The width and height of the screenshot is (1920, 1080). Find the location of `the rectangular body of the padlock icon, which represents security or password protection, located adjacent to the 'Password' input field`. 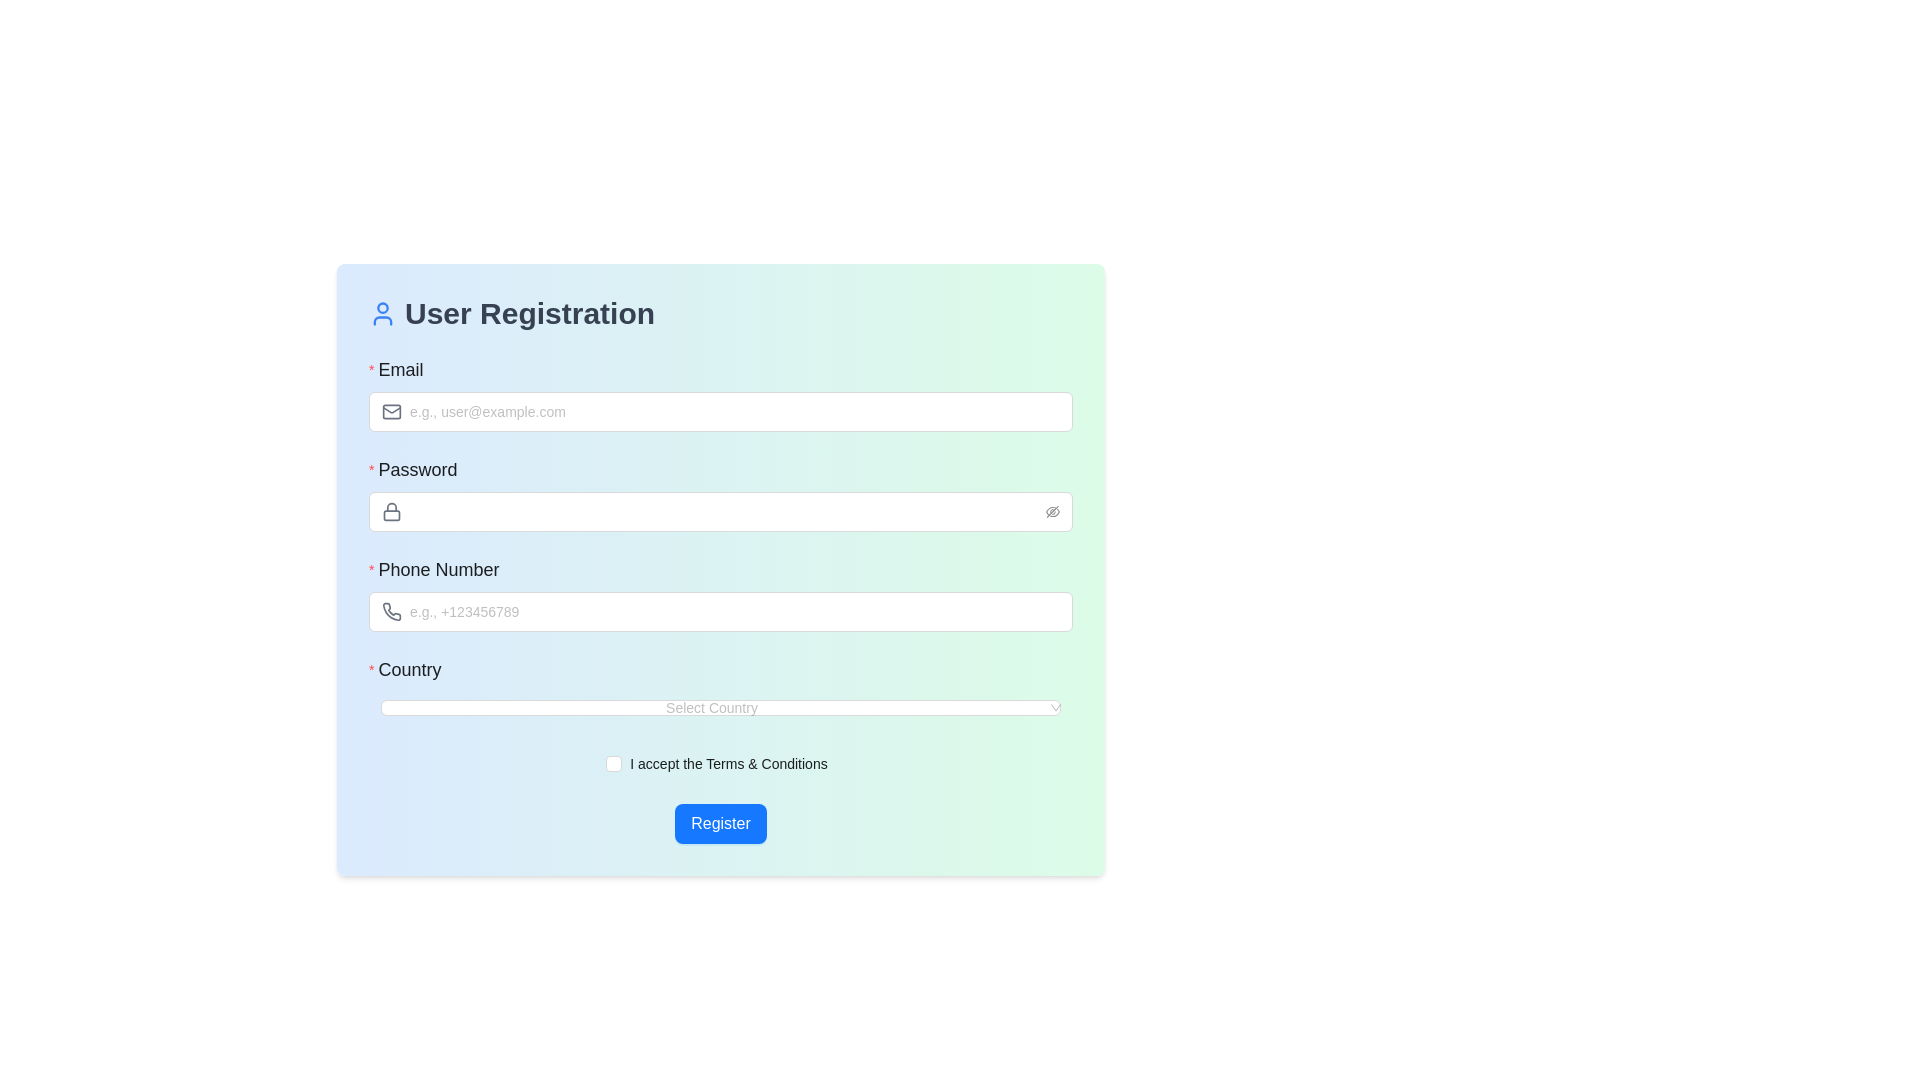

the rectangular body of the padlock icon, which represents security or password protection, located adjacent to the 'Password' input field is located at coordinates (392, 514).